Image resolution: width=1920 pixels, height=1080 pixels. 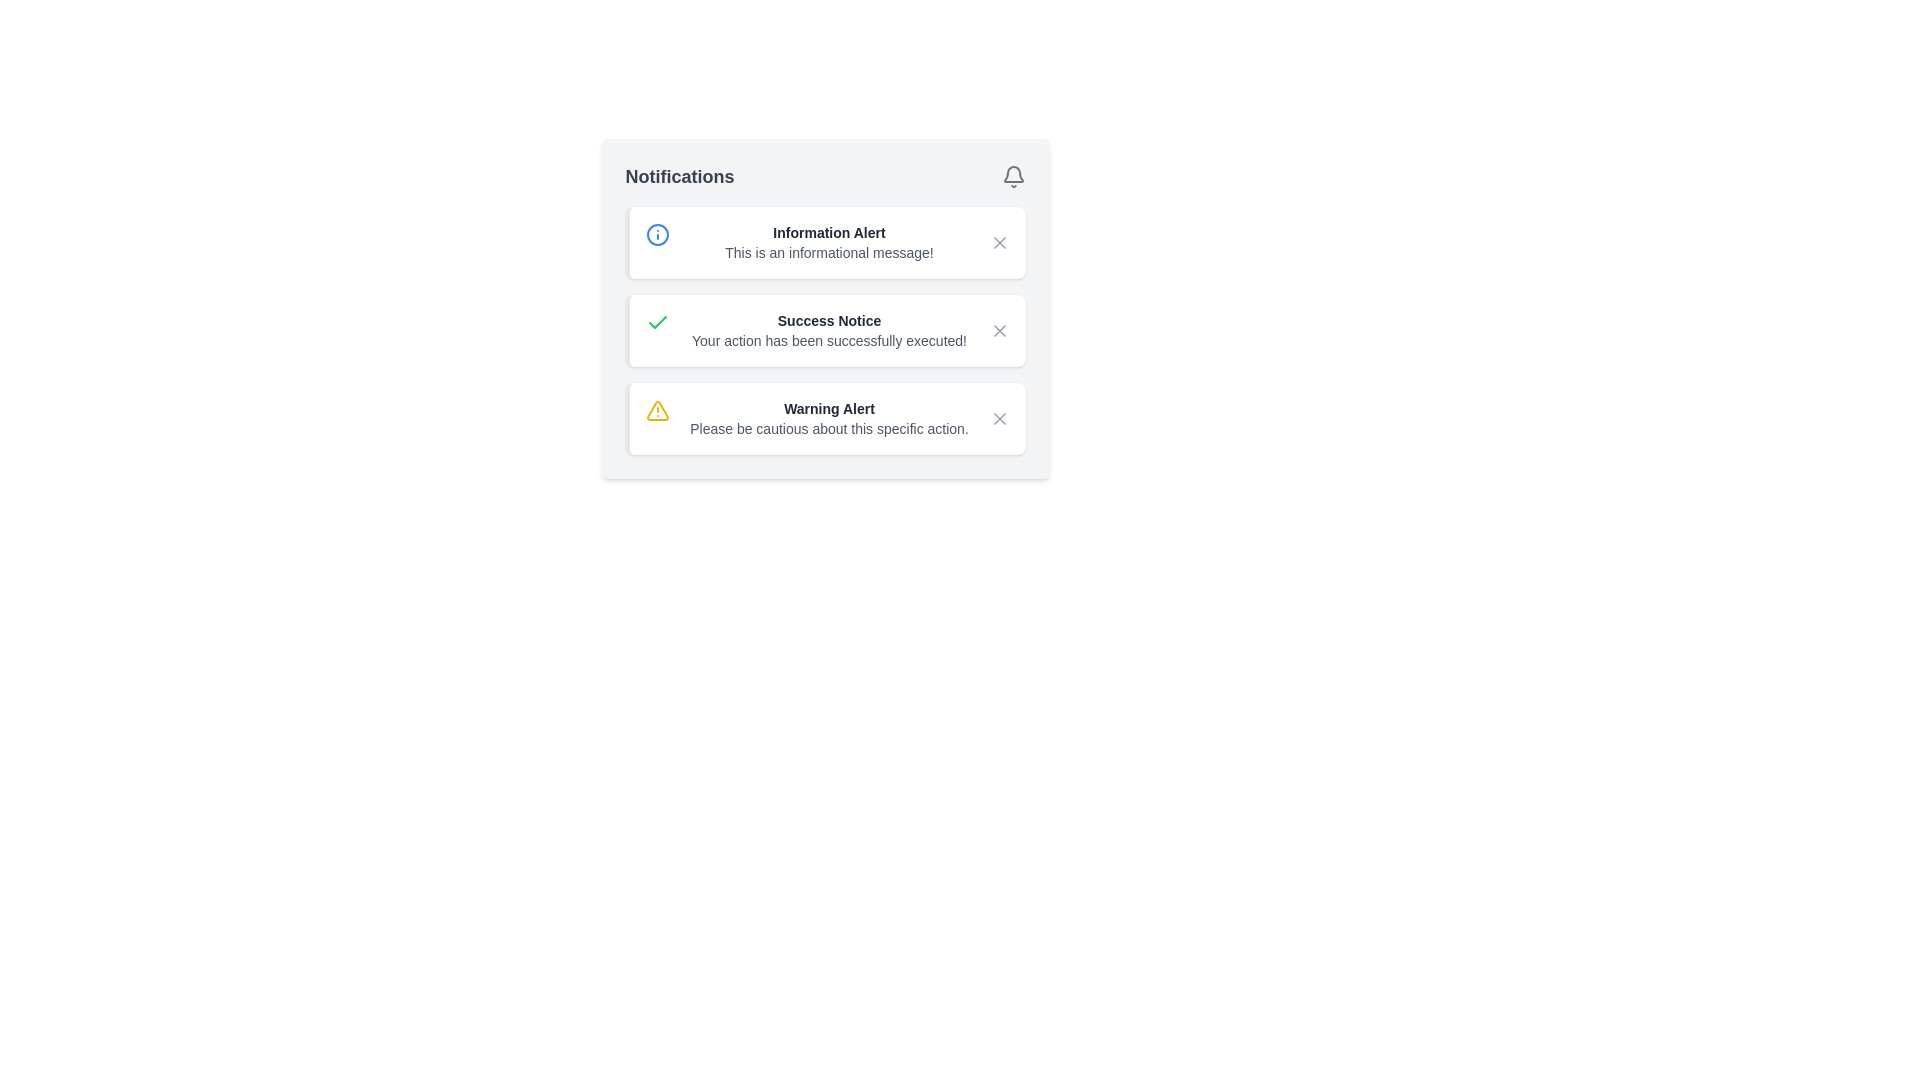 I want to click on the close button icon, shaped like an 'X', located at the far-right end of the third warning notification, so click(x=999, y=418).